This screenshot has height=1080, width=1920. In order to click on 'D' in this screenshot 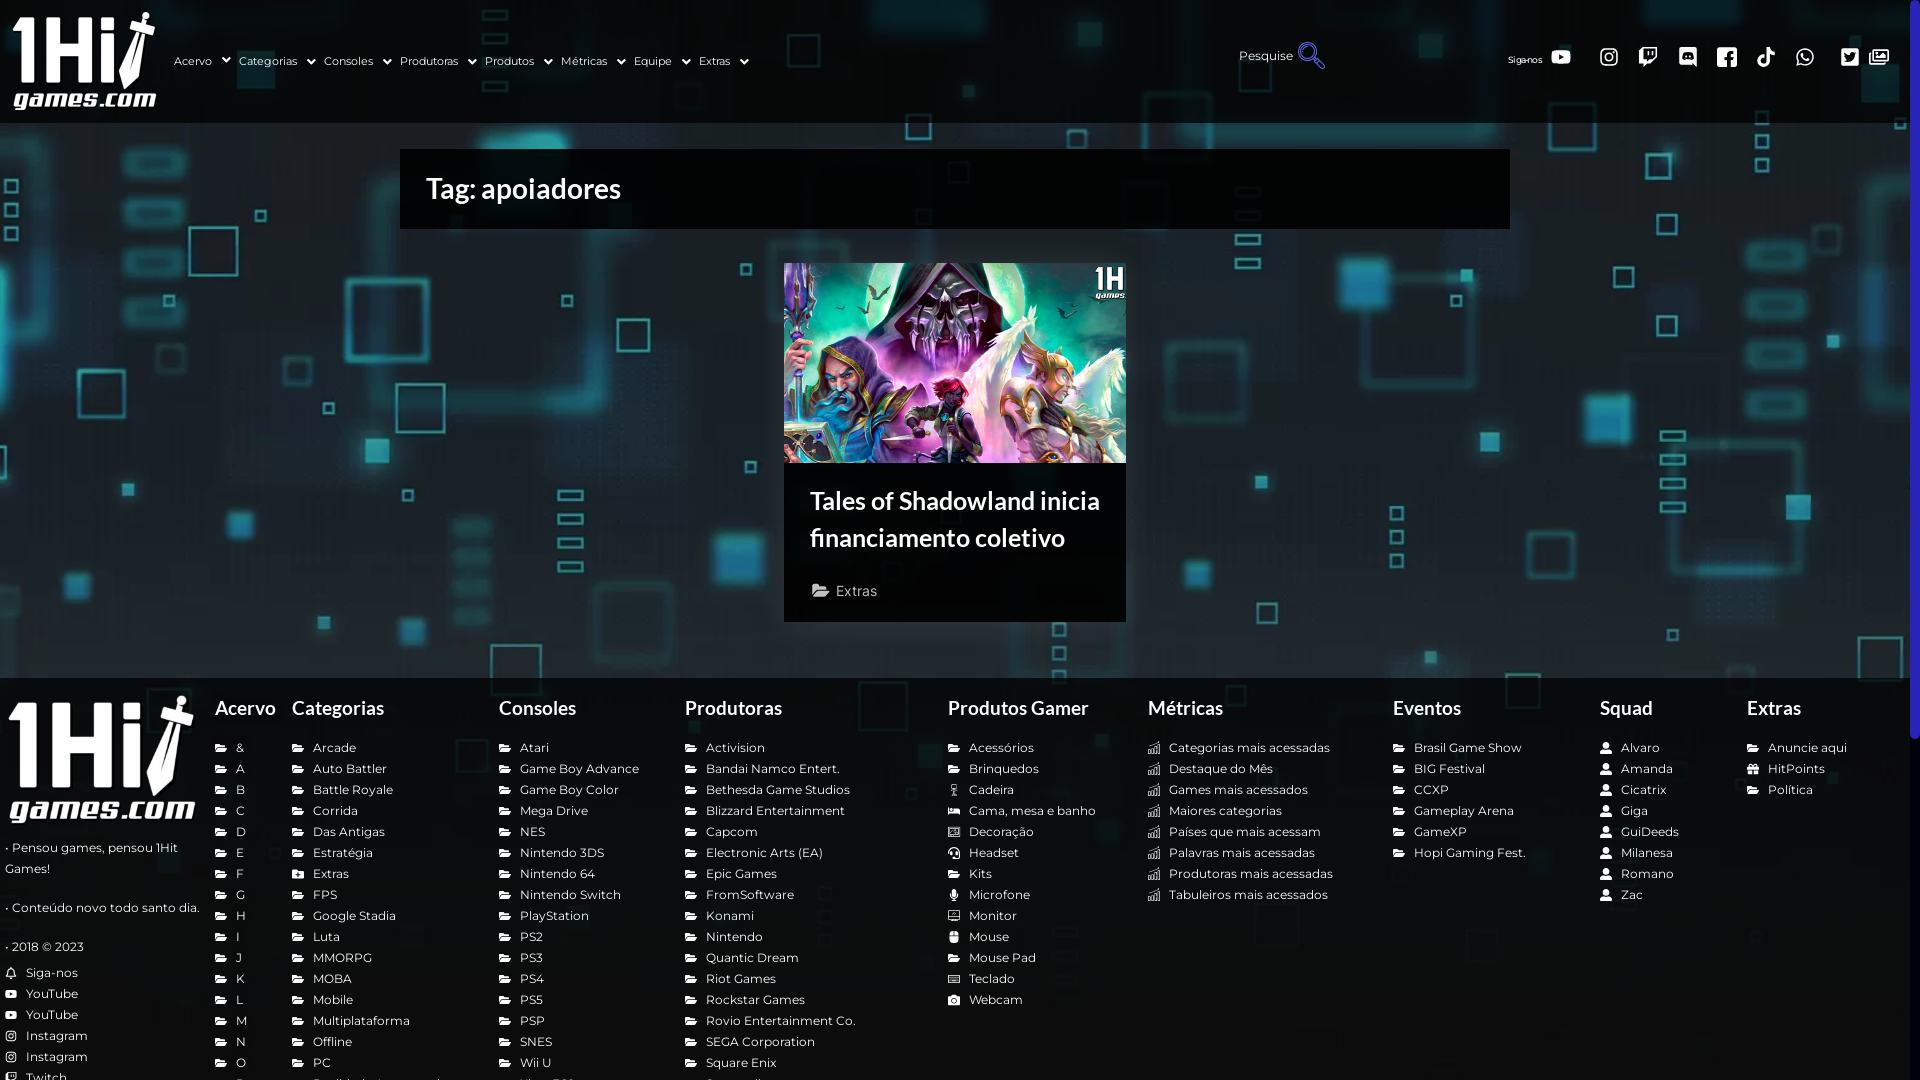, I will do `click(242, 831)`.